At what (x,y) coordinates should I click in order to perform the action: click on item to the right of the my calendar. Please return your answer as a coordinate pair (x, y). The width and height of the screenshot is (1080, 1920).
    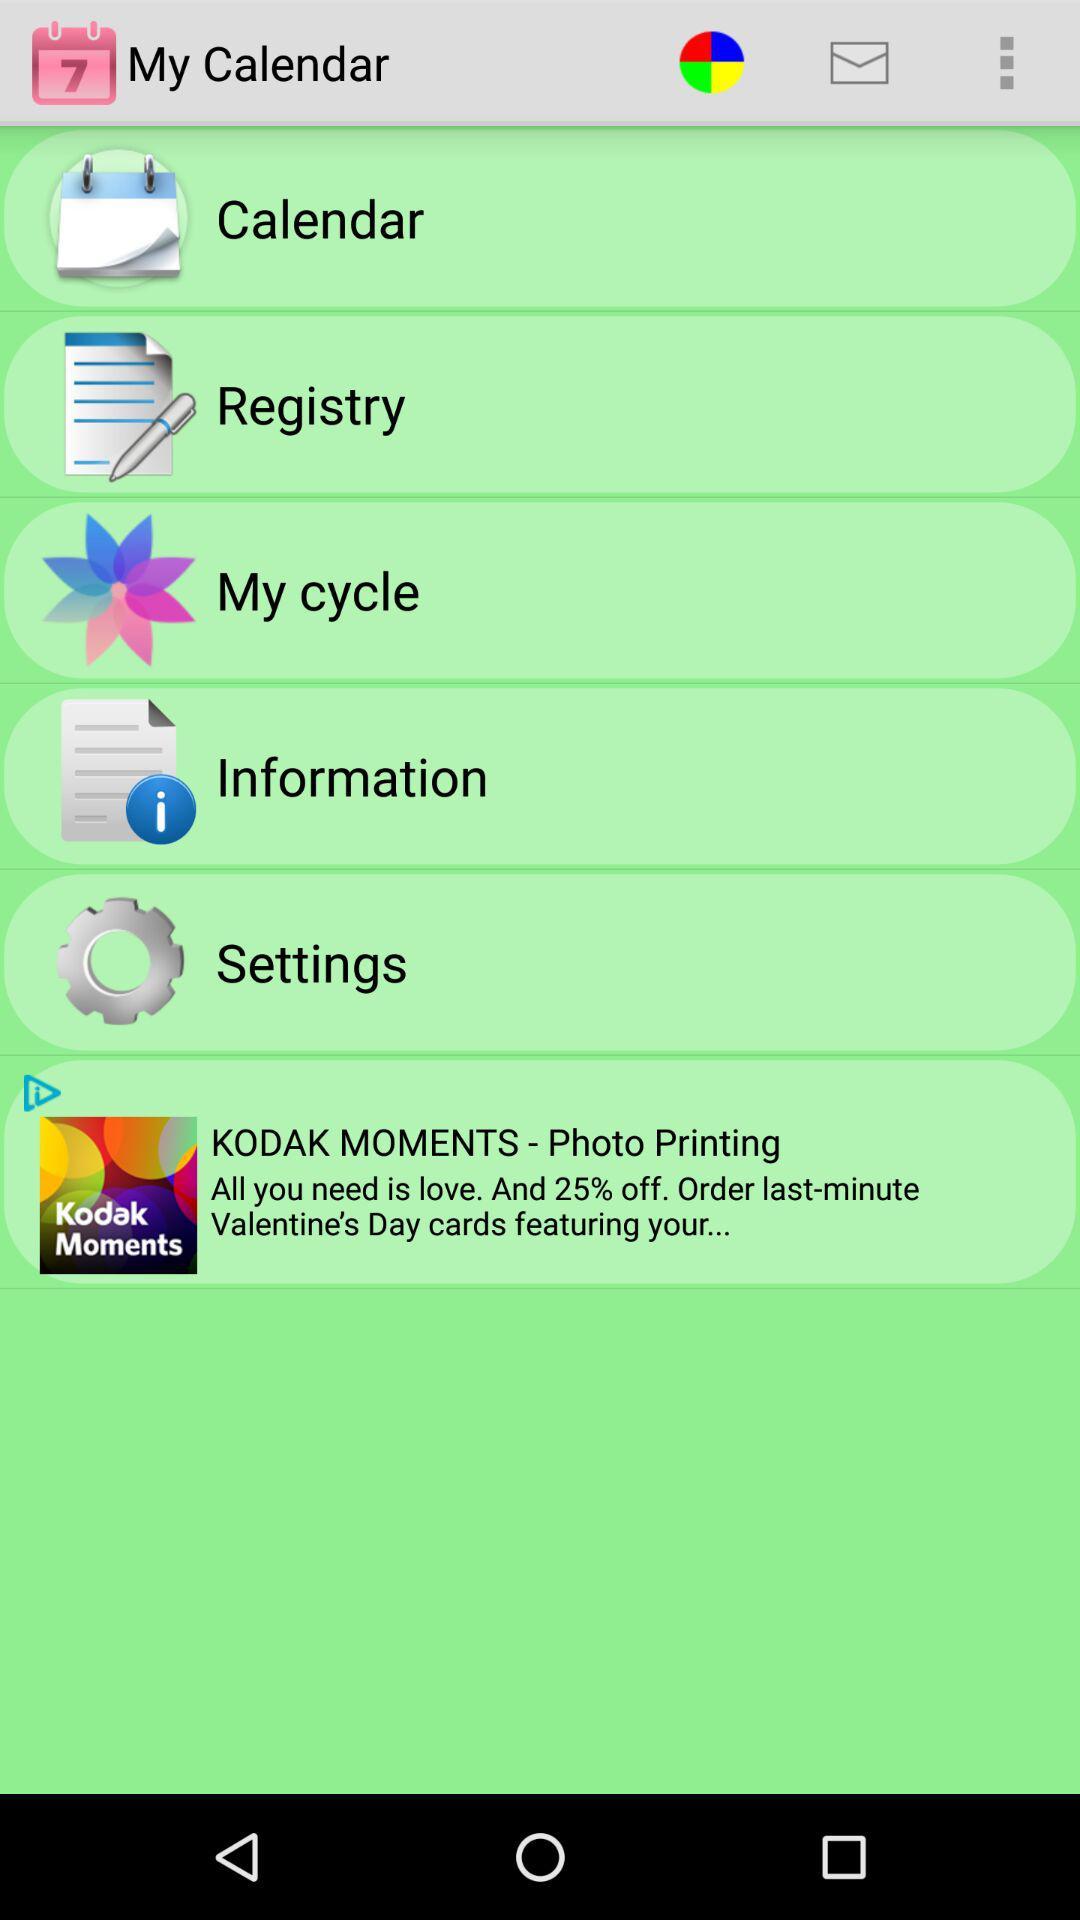
    Looking at the image, I should click on (711, 62).